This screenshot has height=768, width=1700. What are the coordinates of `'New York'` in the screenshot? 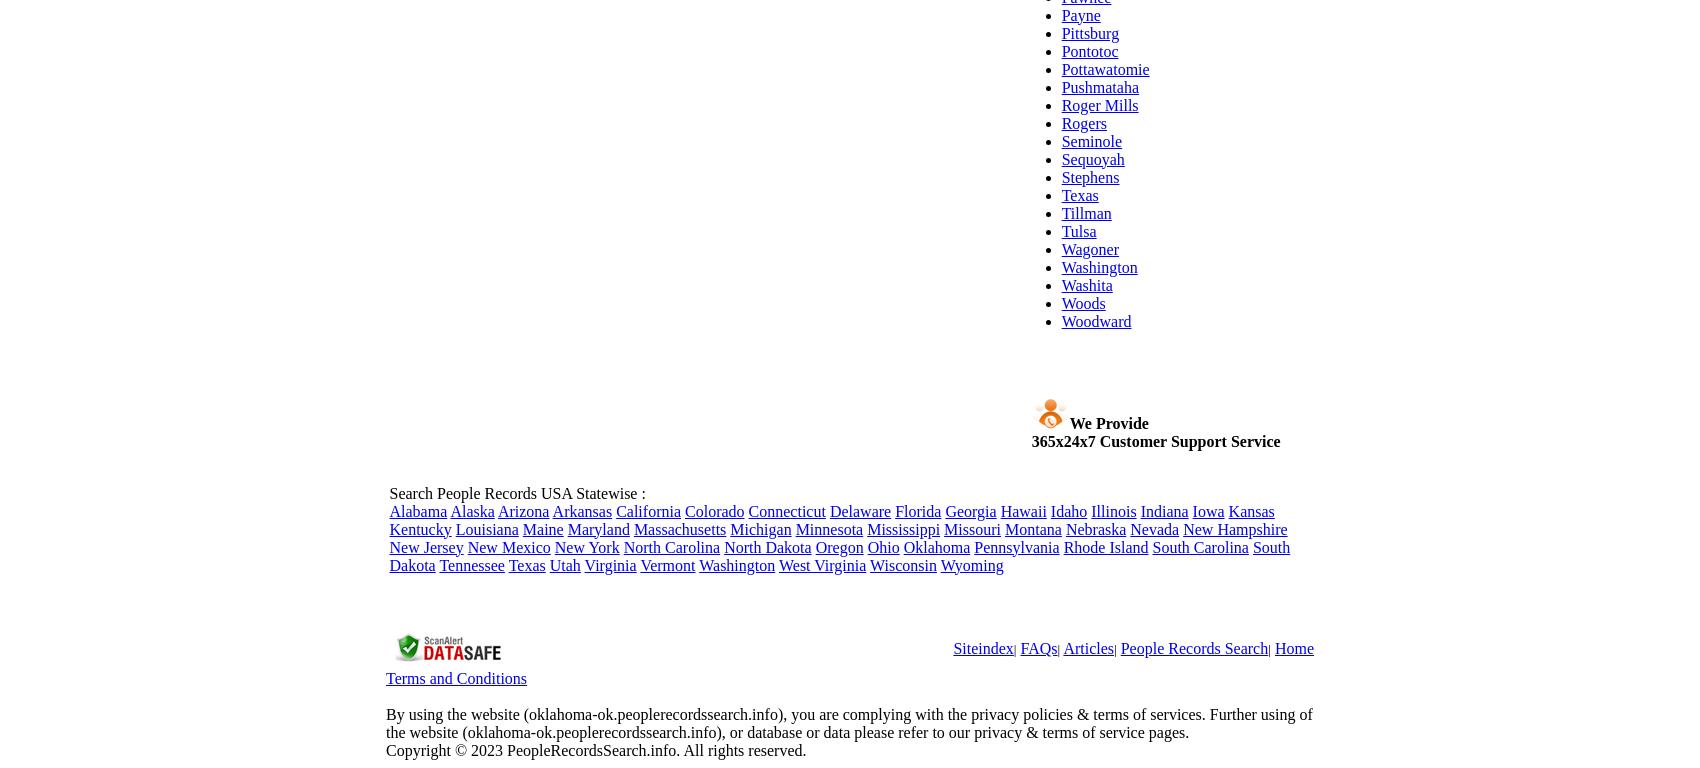 It's located at (553, 546).